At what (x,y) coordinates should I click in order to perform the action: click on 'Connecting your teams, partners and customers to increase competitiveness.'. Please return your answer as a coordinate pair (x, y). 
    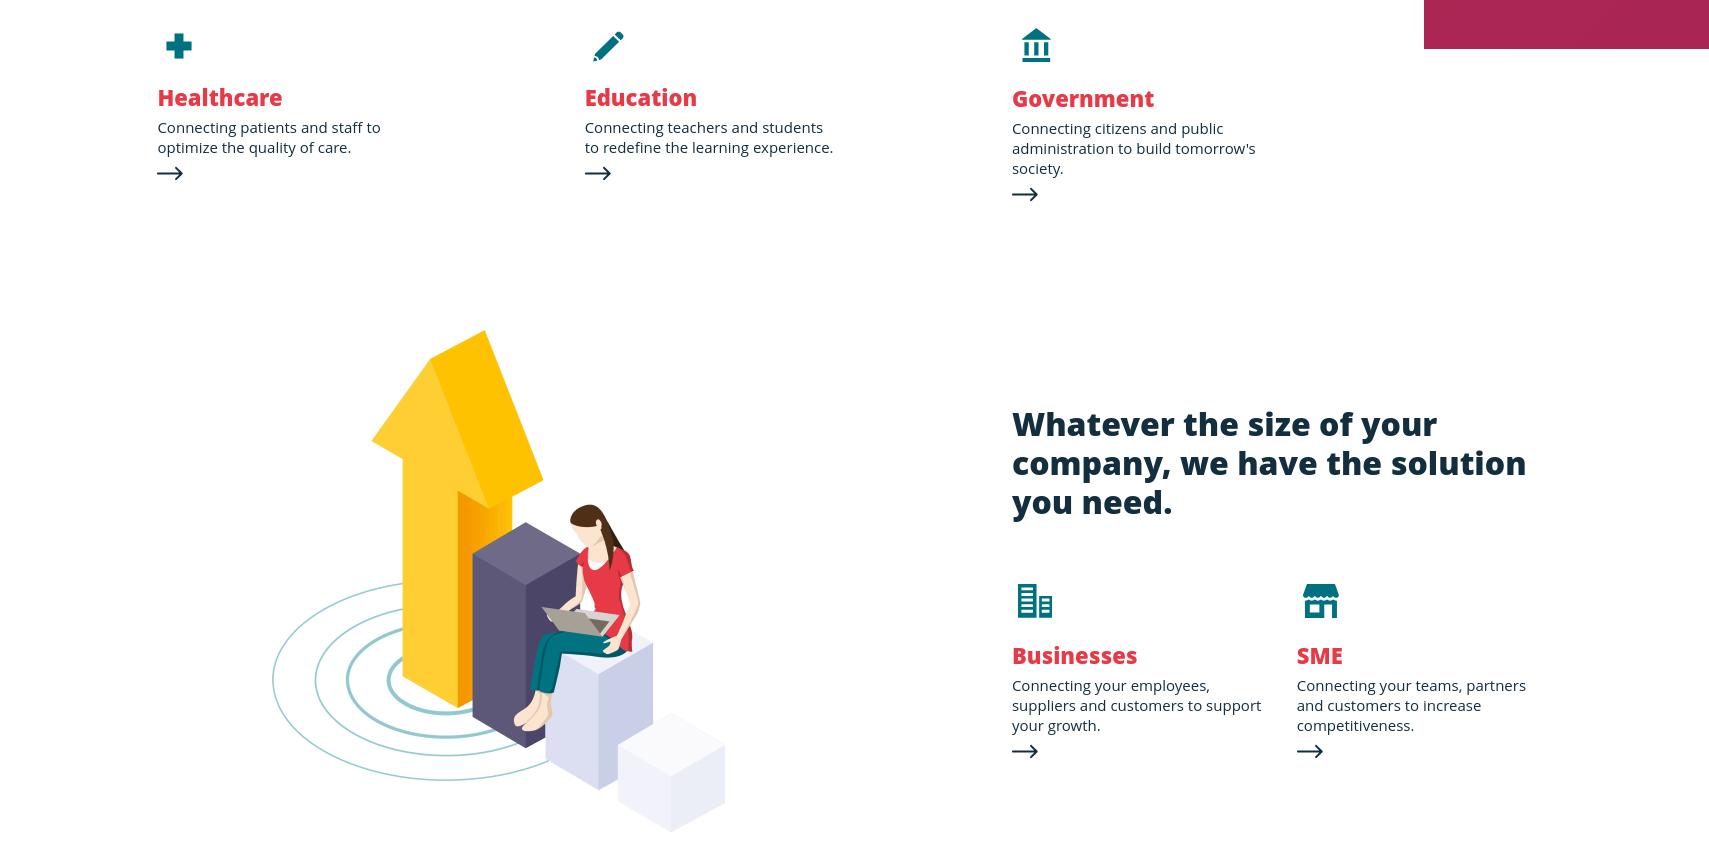
    Looking at the image, I should click on (1410, 704).